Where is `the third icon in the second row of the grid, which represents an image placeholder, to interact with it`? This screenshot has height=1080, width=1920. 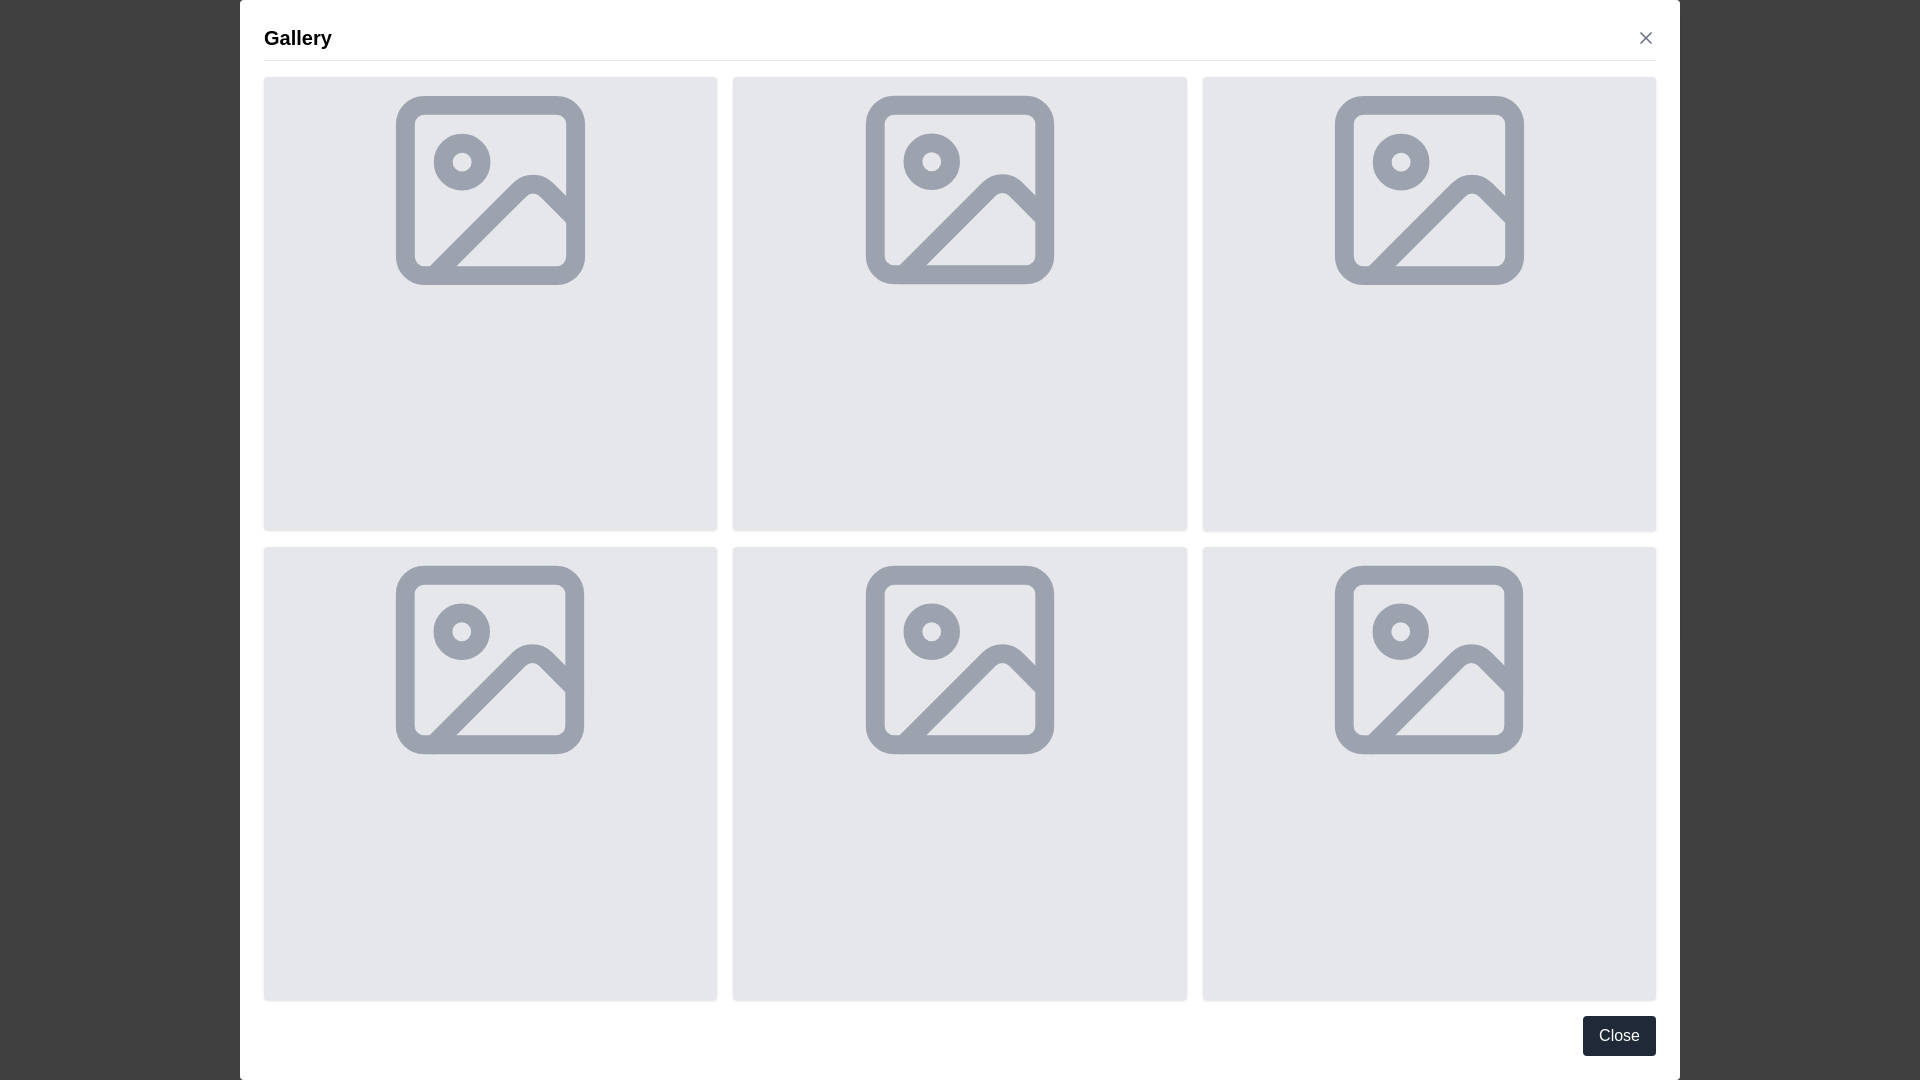 the third icon in the second row of the grid, which represents an image placeholder, to interact with it is located at coordinates (960, 659).